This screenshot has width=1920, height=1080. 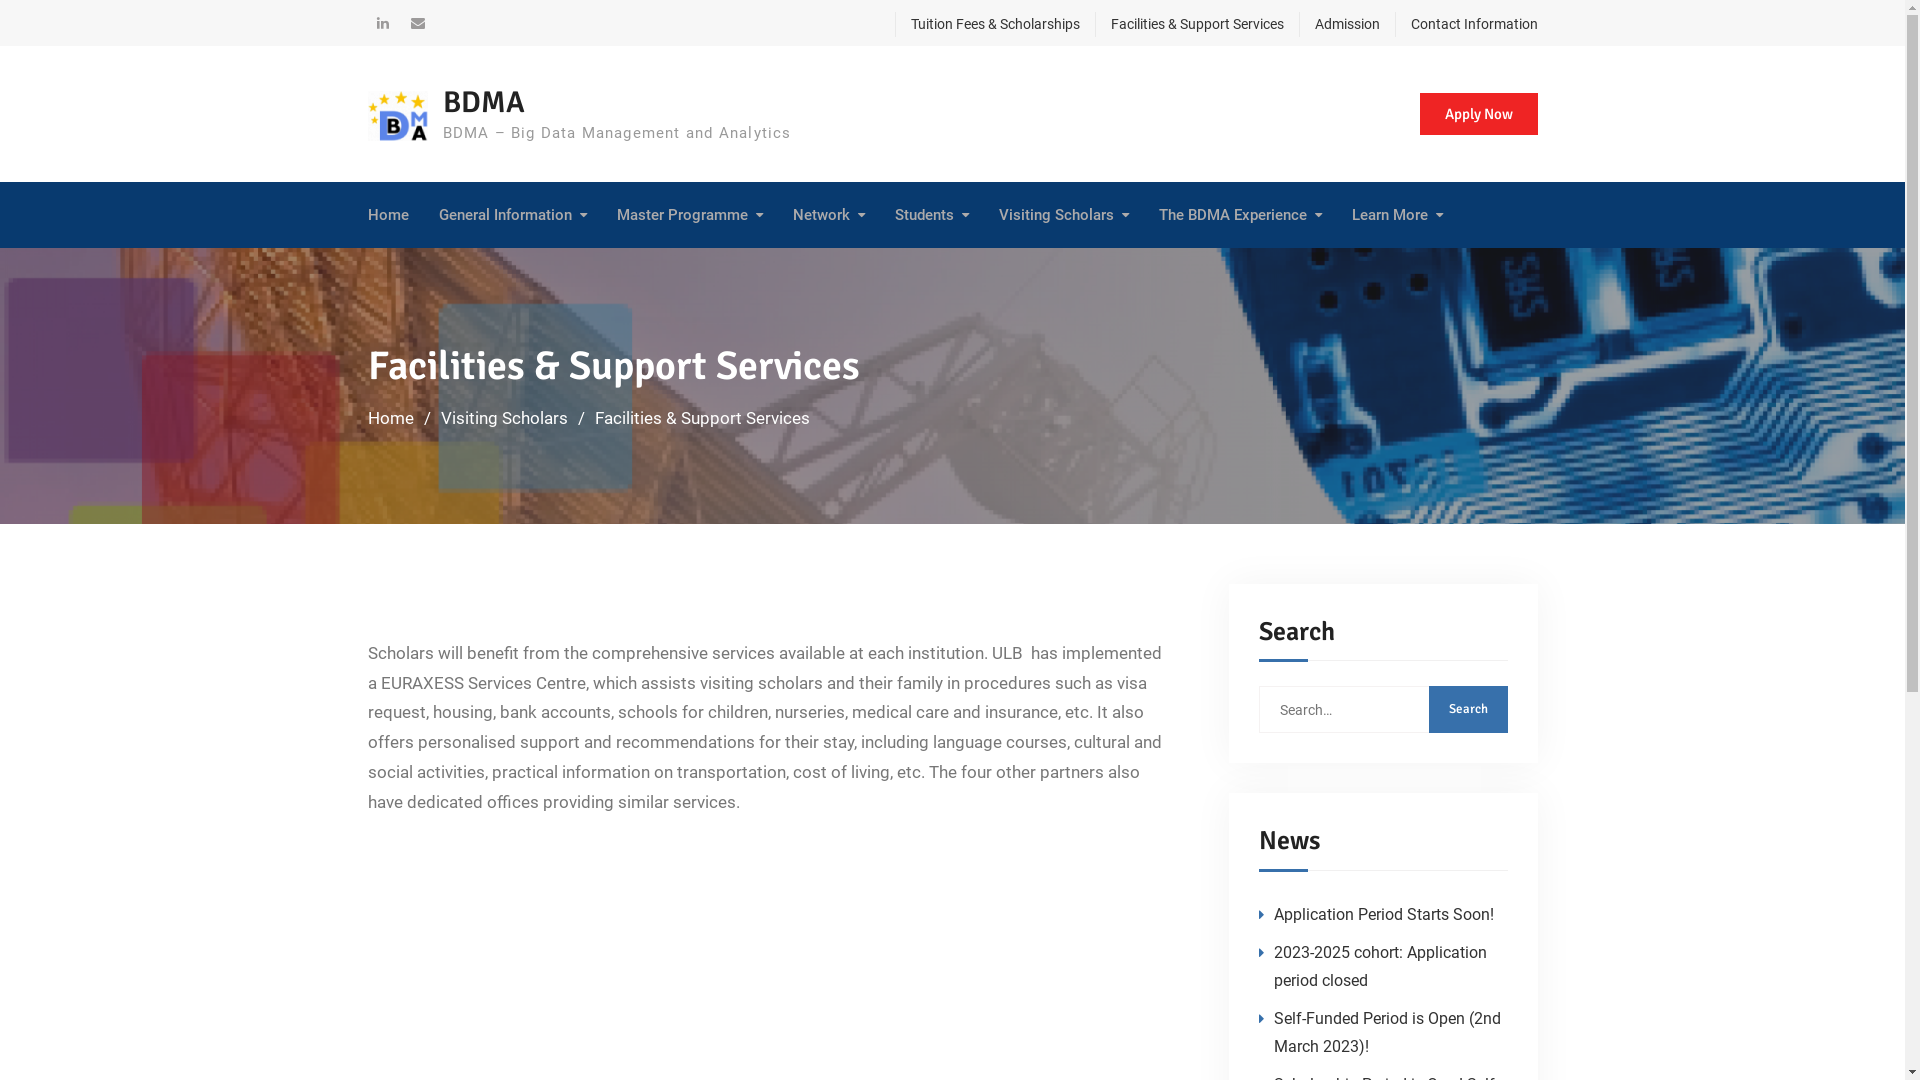 What do you see at coordinates (986, 24) in the screenshot?
I see `'Tuition Fees & Scholarships'` at bounding box center [986, 24].